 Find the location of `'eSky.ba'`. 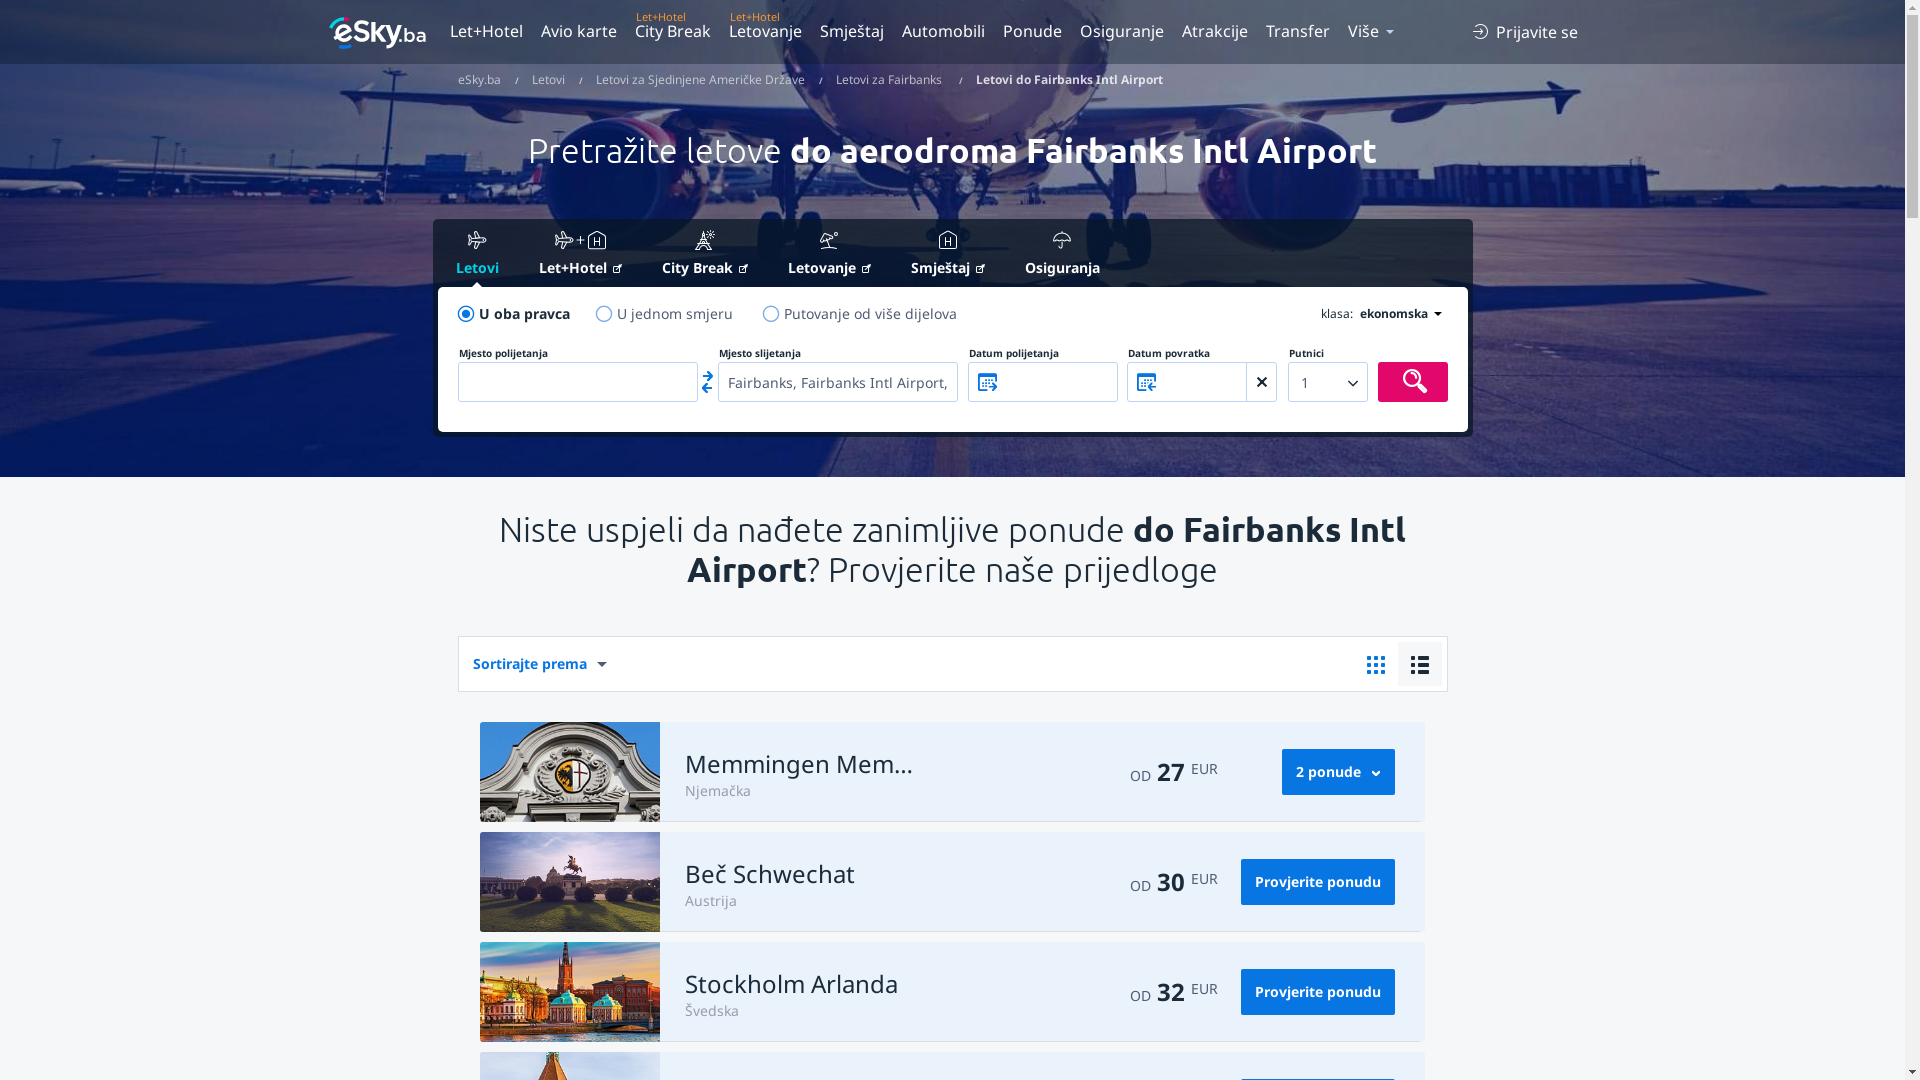

'eSky.ba' is located at coordinates (478, 79).